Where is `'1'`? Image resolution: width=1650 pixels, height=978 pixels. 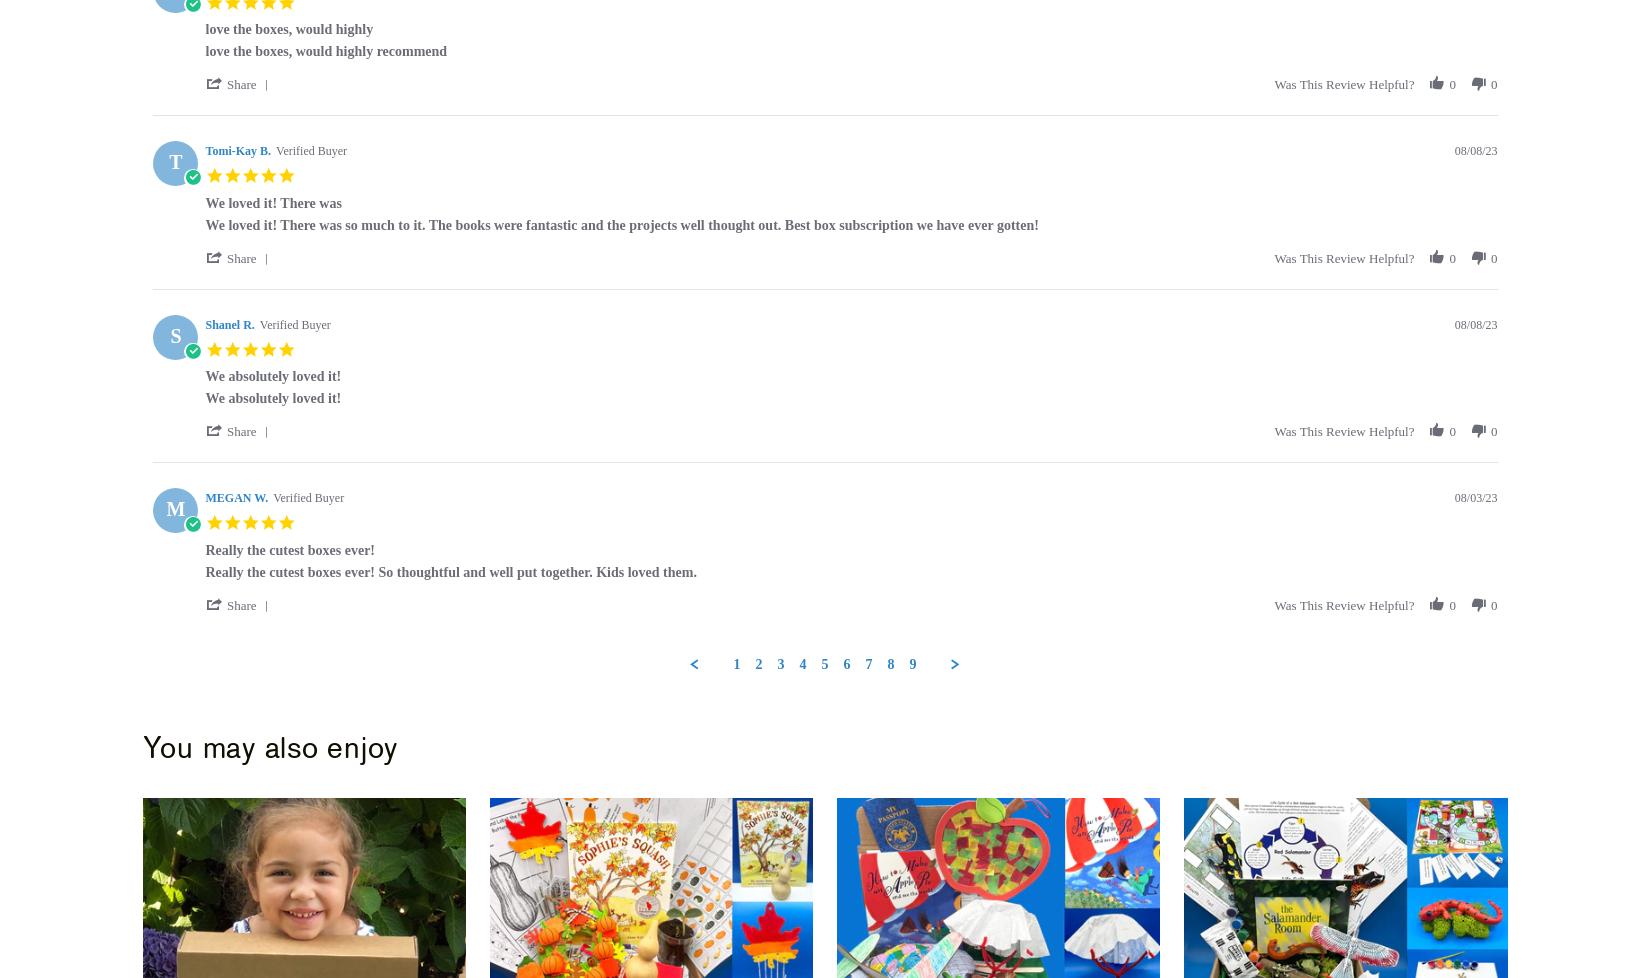
'1' is located at coordinates (735, 663).